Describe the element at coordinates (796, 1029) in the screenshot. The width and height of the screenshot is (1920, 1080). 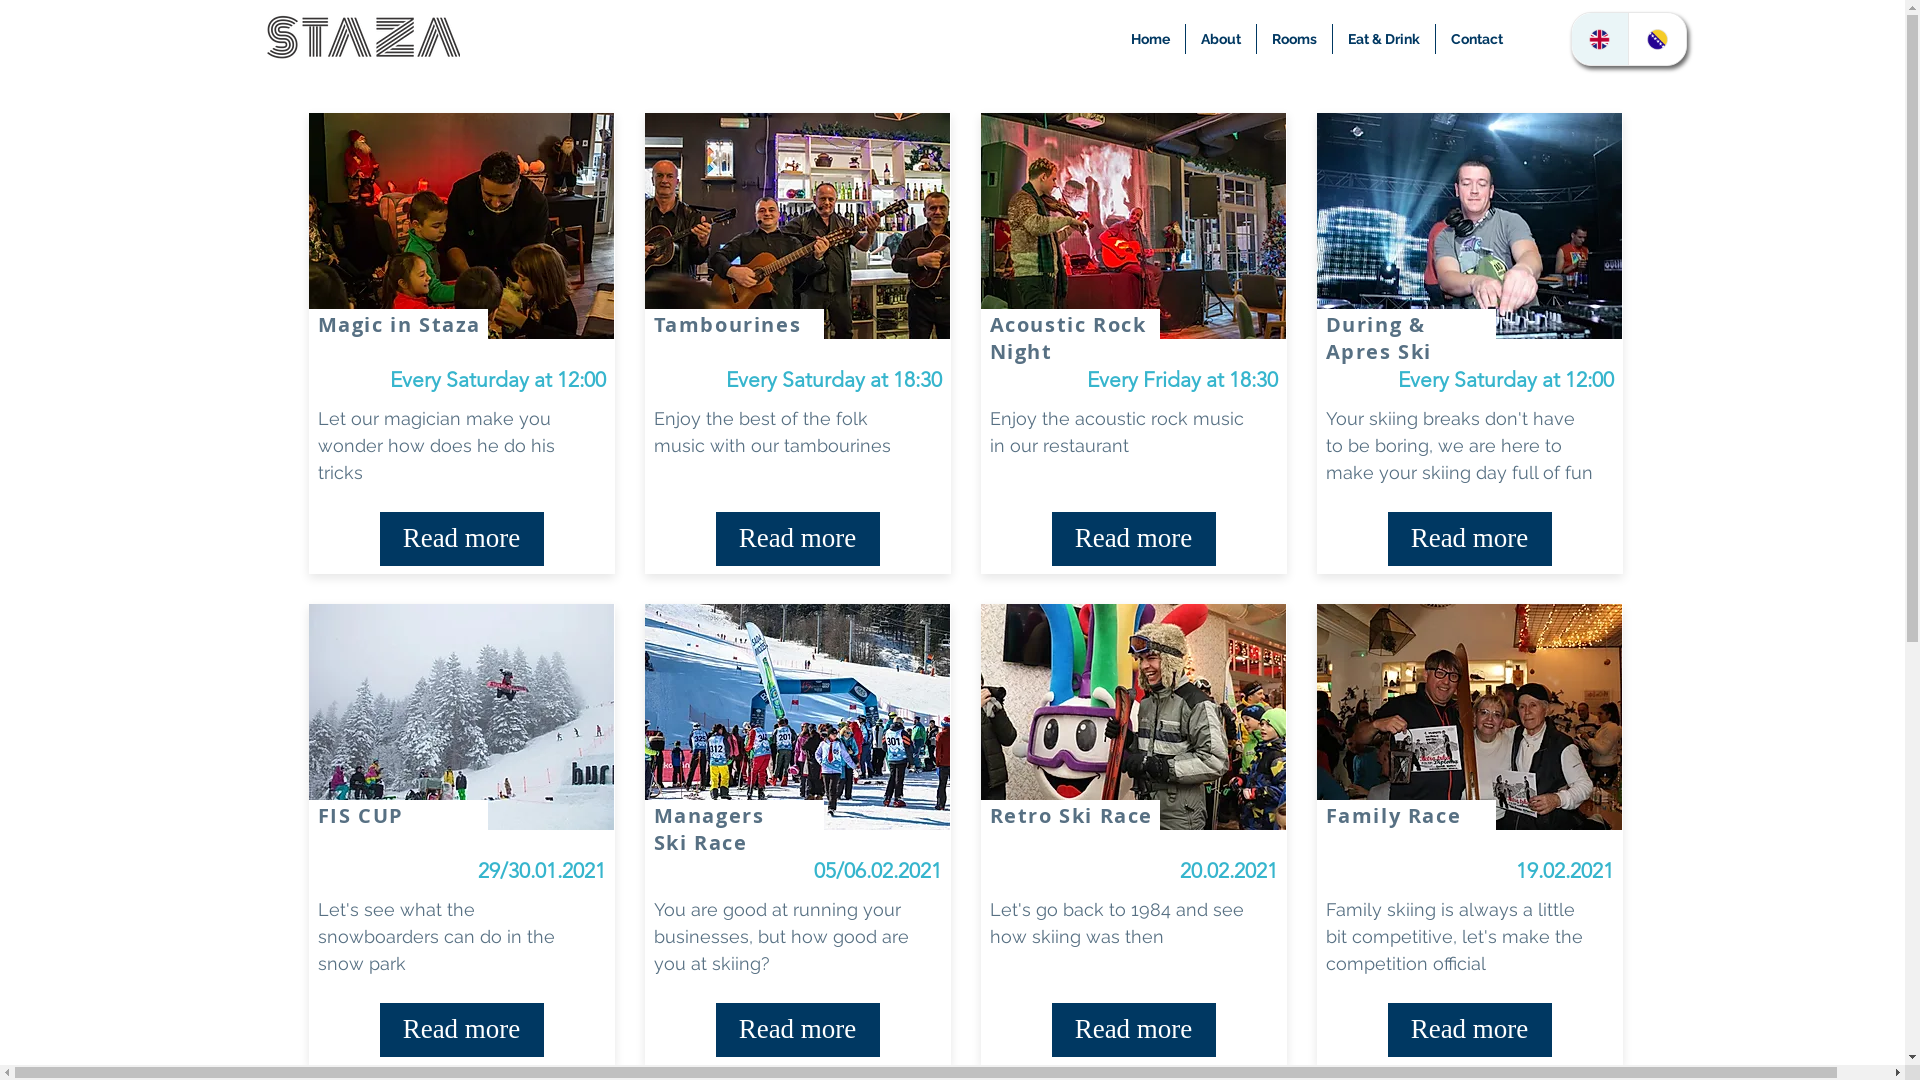
I see `'Read more'` at that location.